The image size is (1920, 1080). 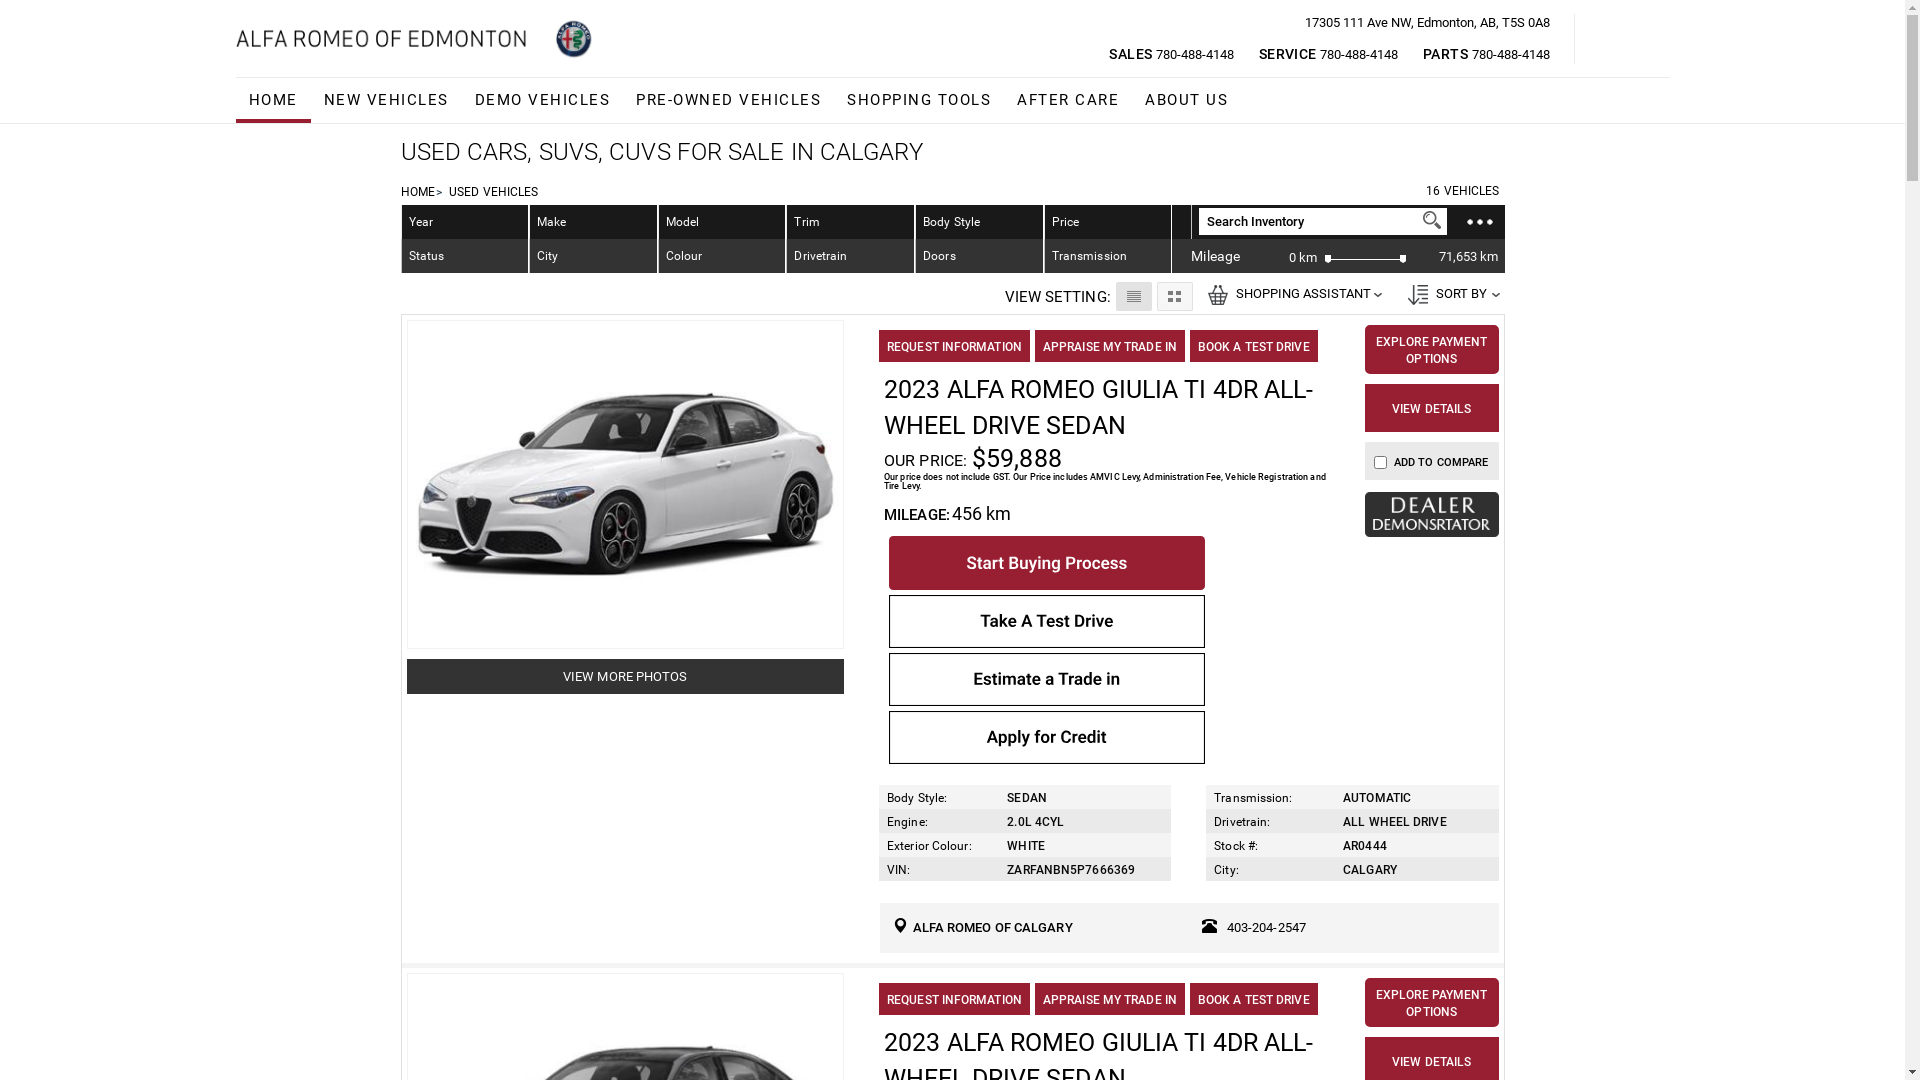 What do you see at coordinates (721, 254) in the screenshot?
I see `'Colour'` at bounding box center [721, 254].